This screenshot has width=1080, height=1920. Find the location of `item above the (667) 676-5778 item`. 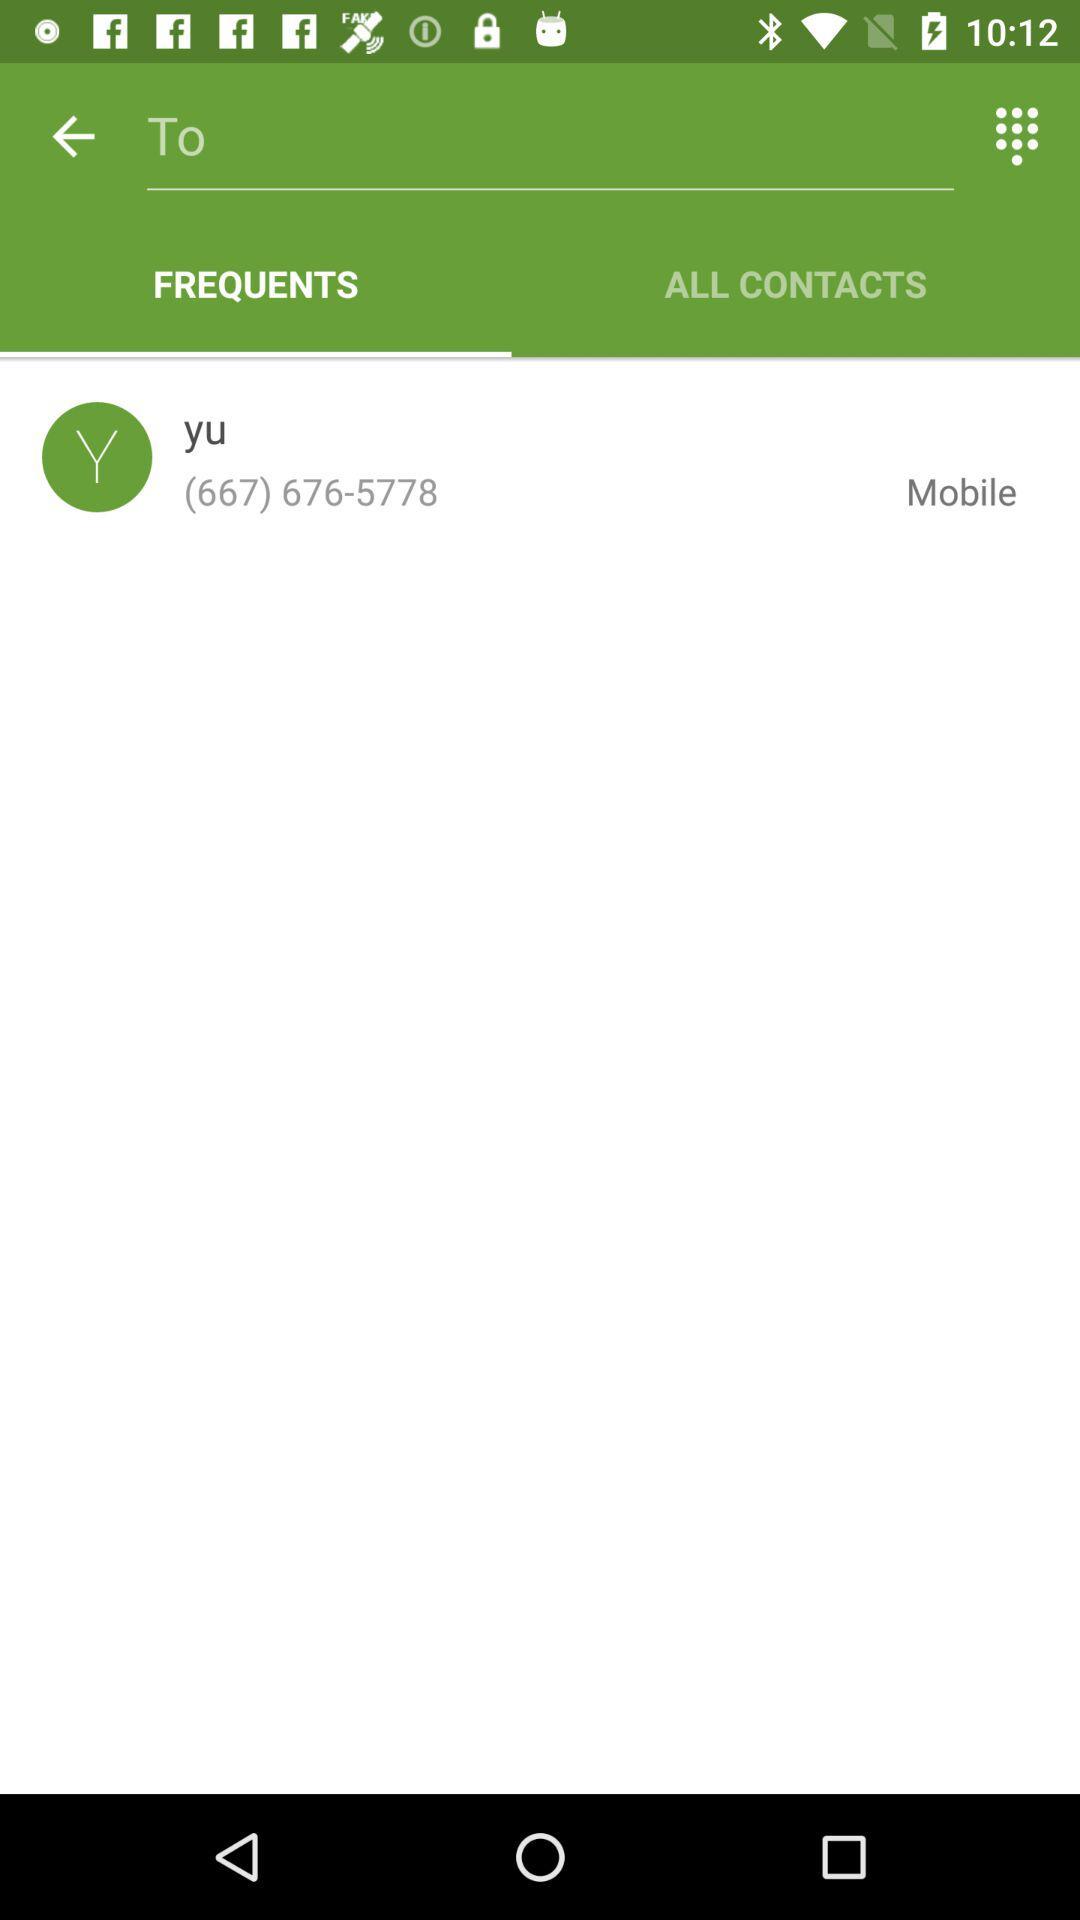

item above the (667) 676-5778 item is located at coordinates (205, 431).